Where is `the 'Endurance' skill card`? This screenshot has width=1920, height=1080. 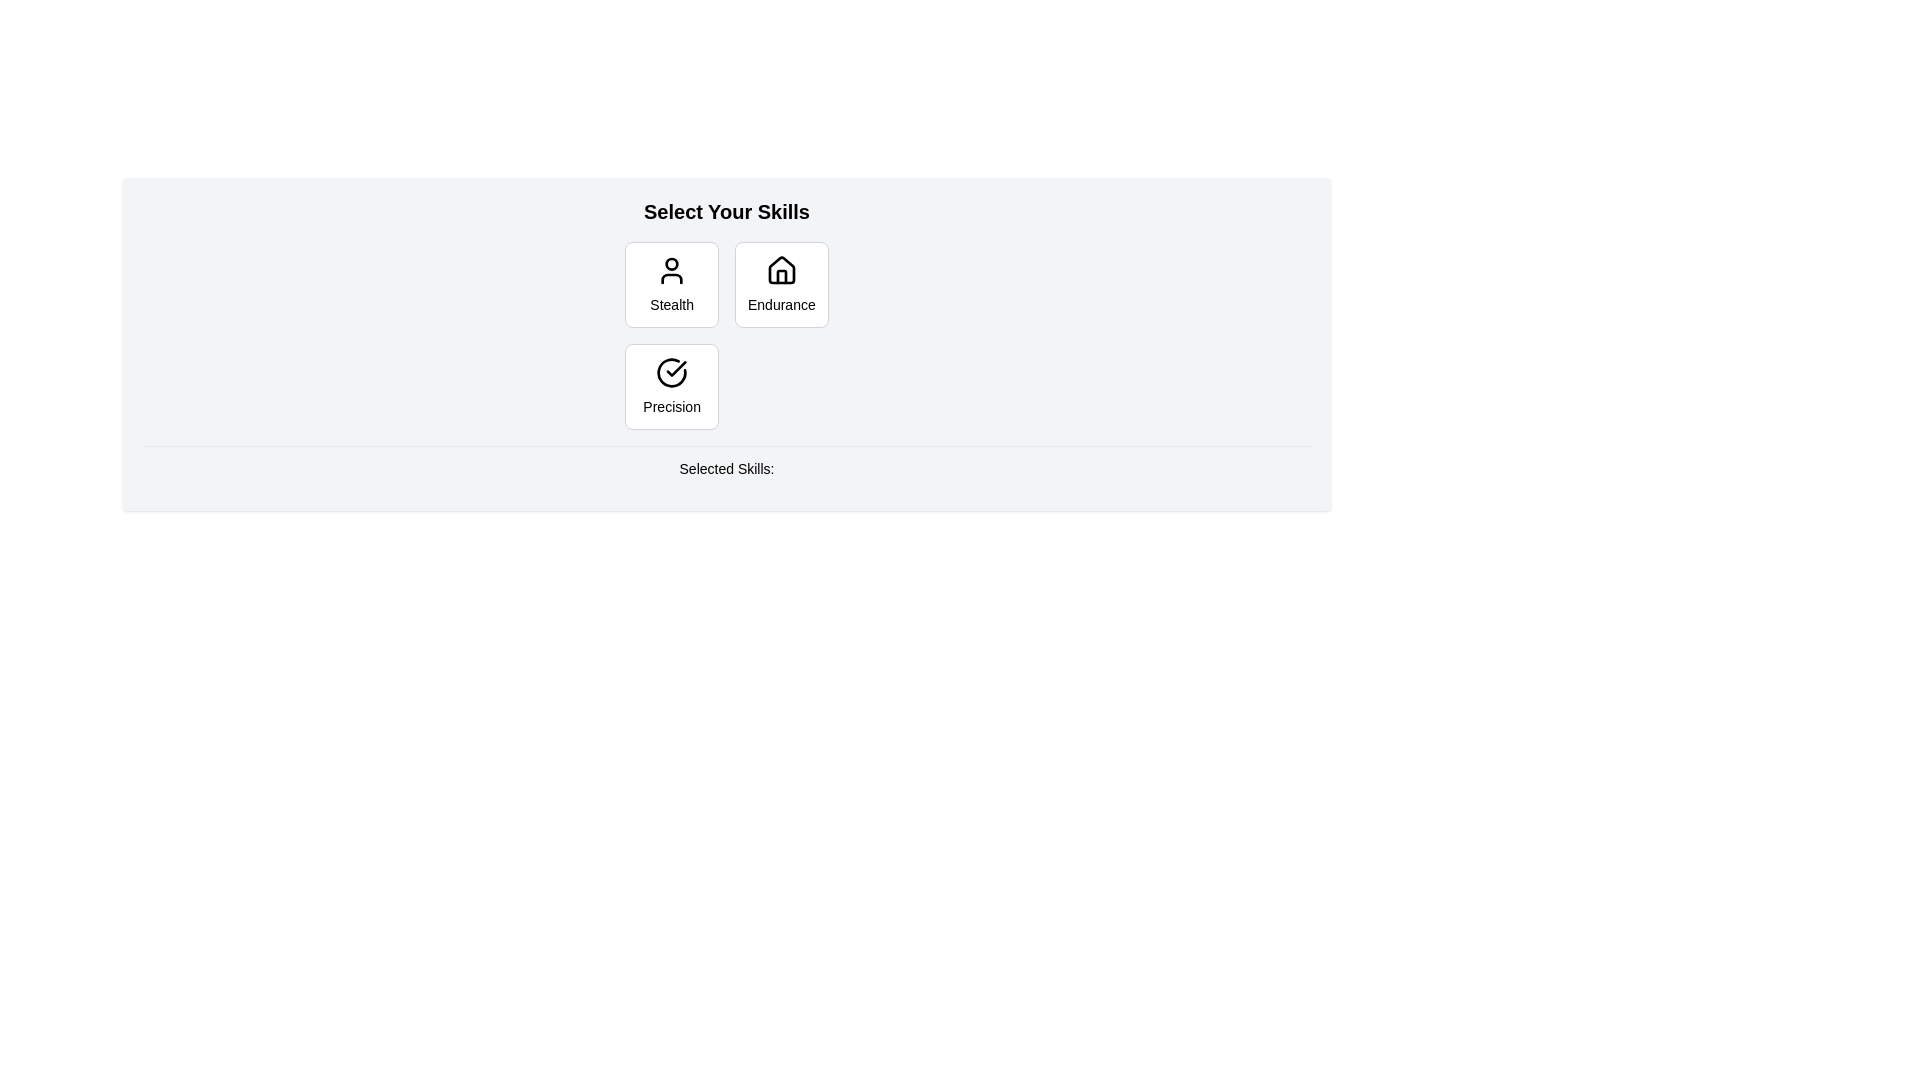
the 'Endurance' skill card is located at coordinates (780, 285).